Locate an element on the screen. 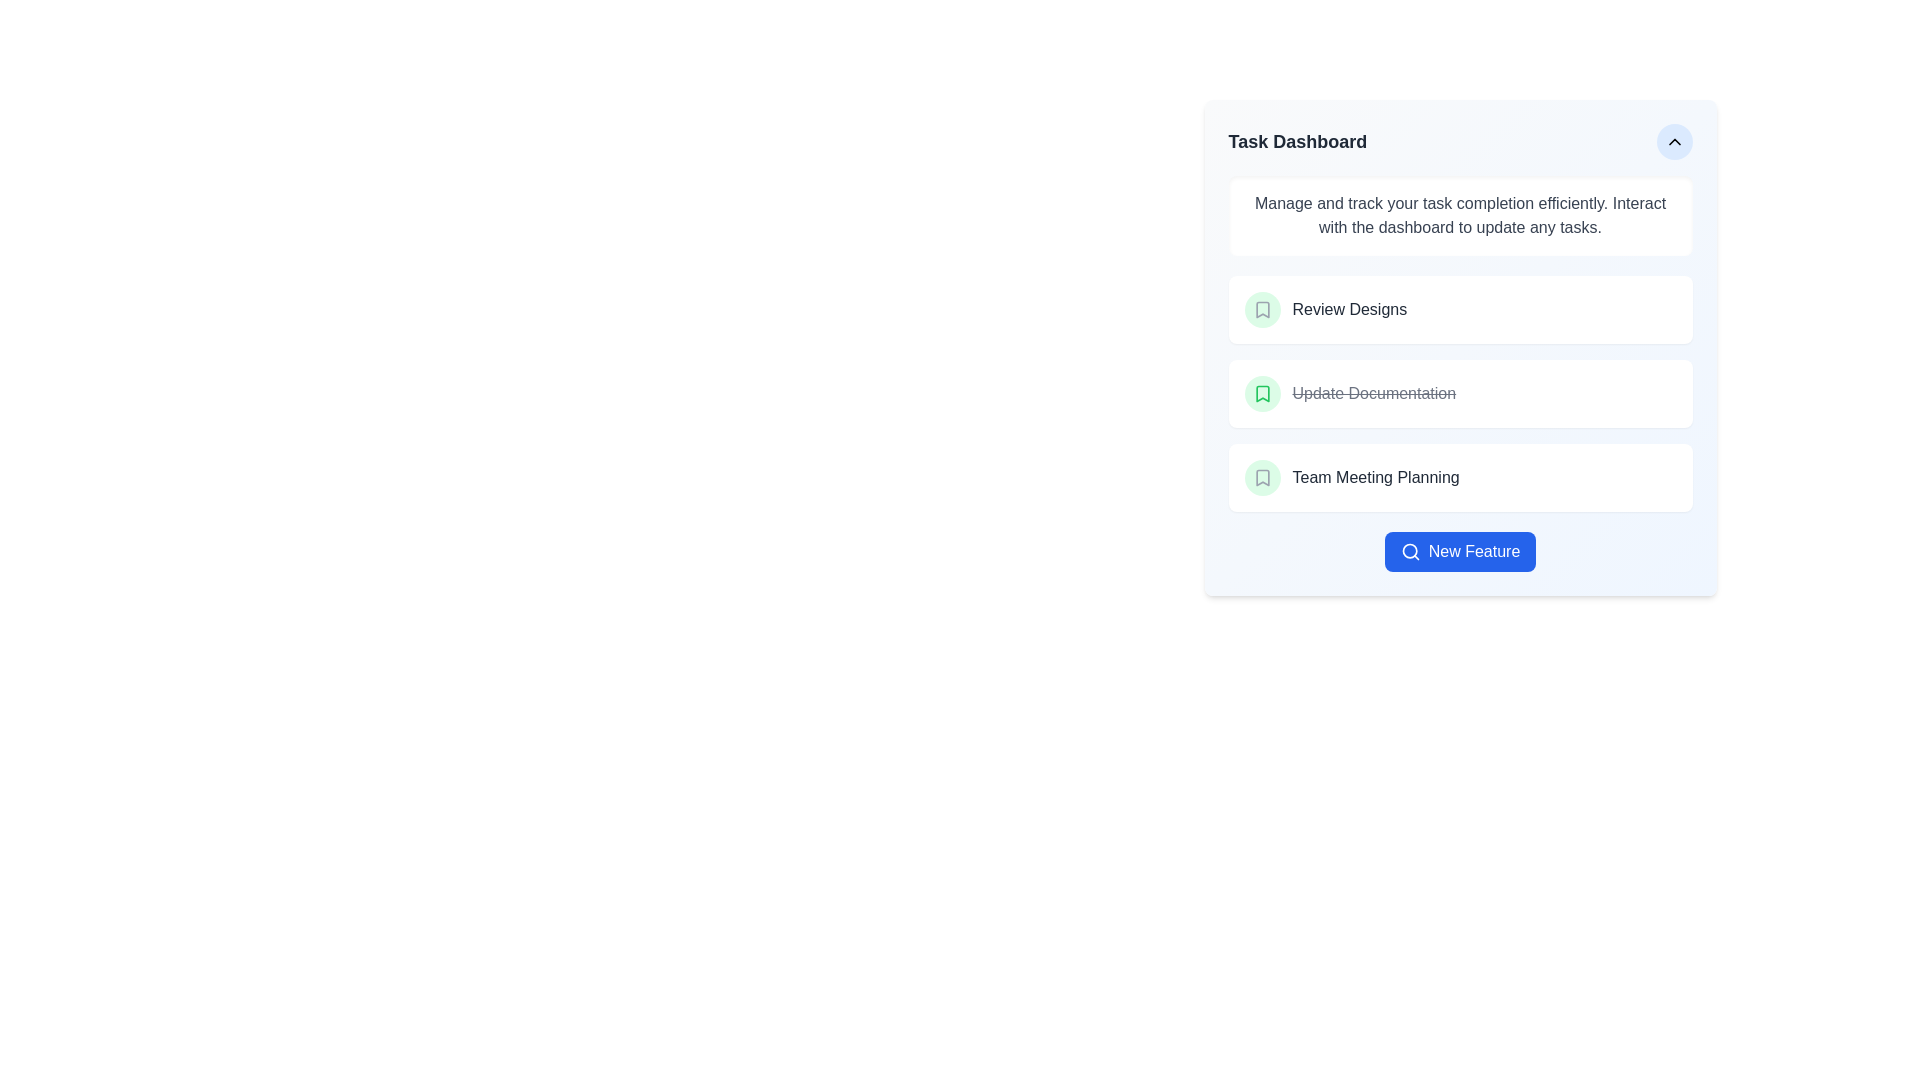 This screenshot has width=1920, height=1080. informational text box located below the main heading of the 'Task Dashboard', which provides guidance on managing and tracking task completion is located at coordinates (1460, 216).